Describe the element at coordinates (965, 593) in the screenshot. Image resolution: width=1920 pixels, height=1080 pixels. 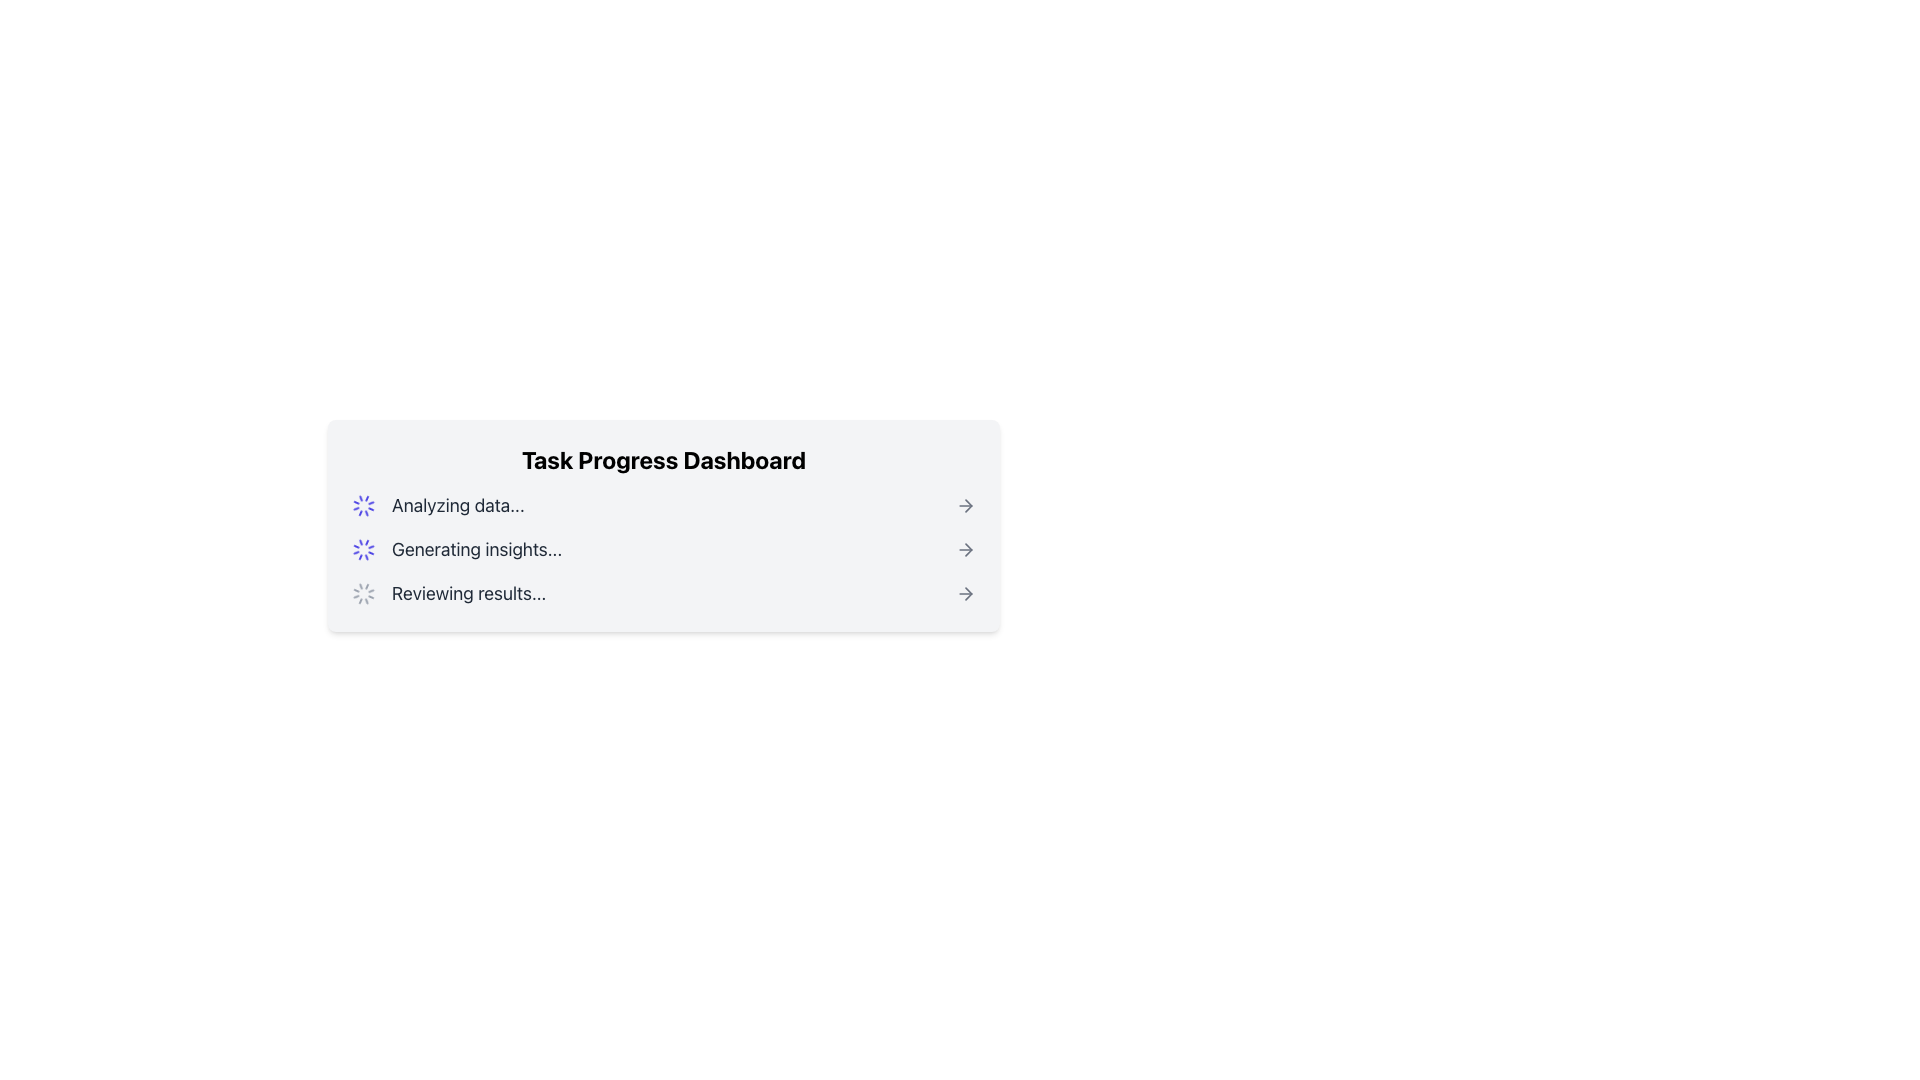
I see `the navigational icon (SVG Element) located at the far right of the 'Reviewing results...' text in the Task Progress Dashboard` at that location.